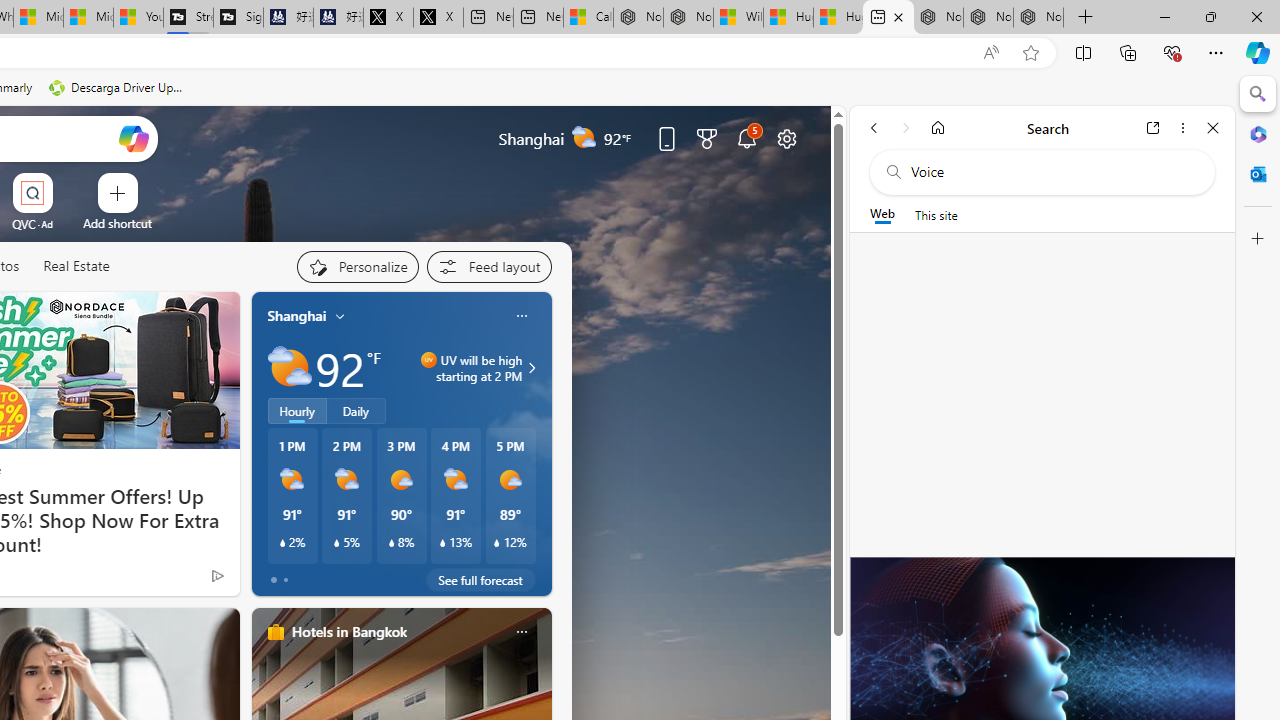  Describe the element at coordinates (348, 631) in the screenshot. I see `'Hotels in Bangkok'` at that location.